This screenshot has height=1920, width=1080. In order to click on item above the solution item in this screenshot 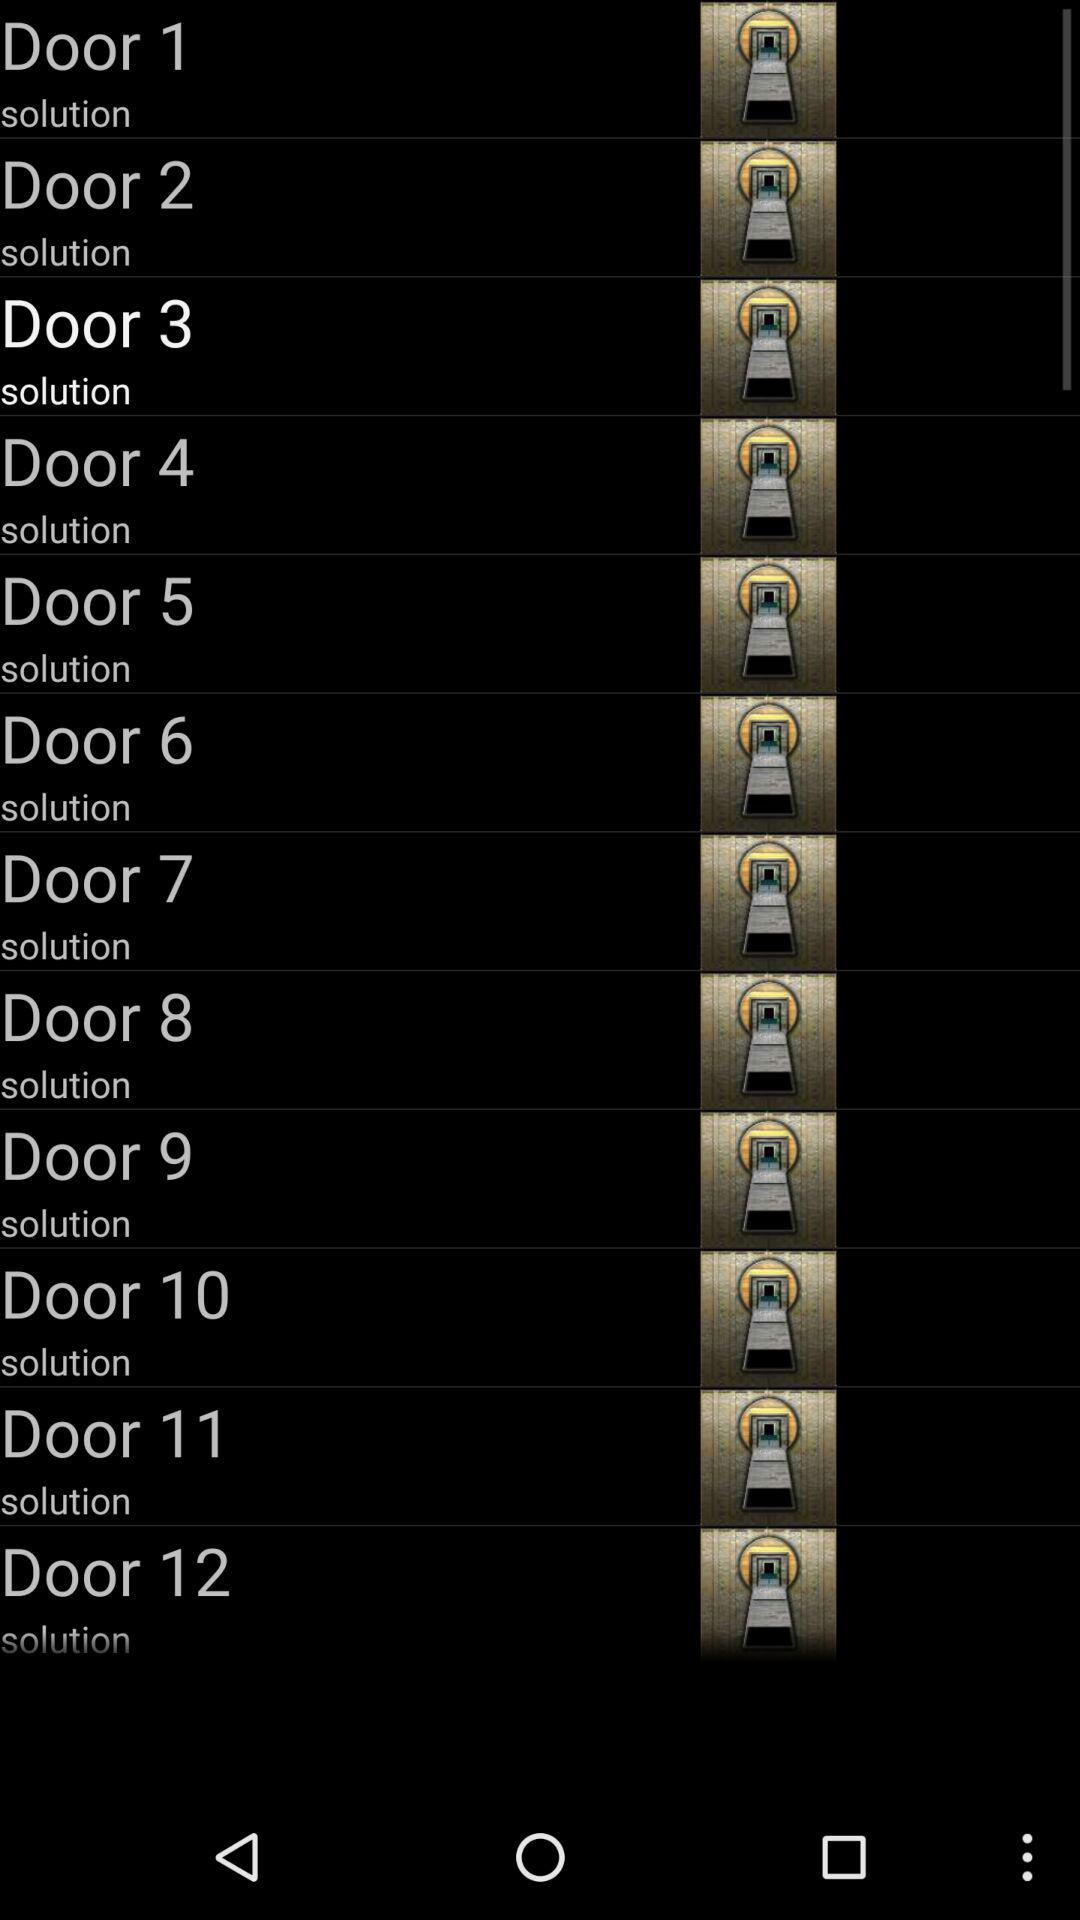, I will do `click(346, 459)`.